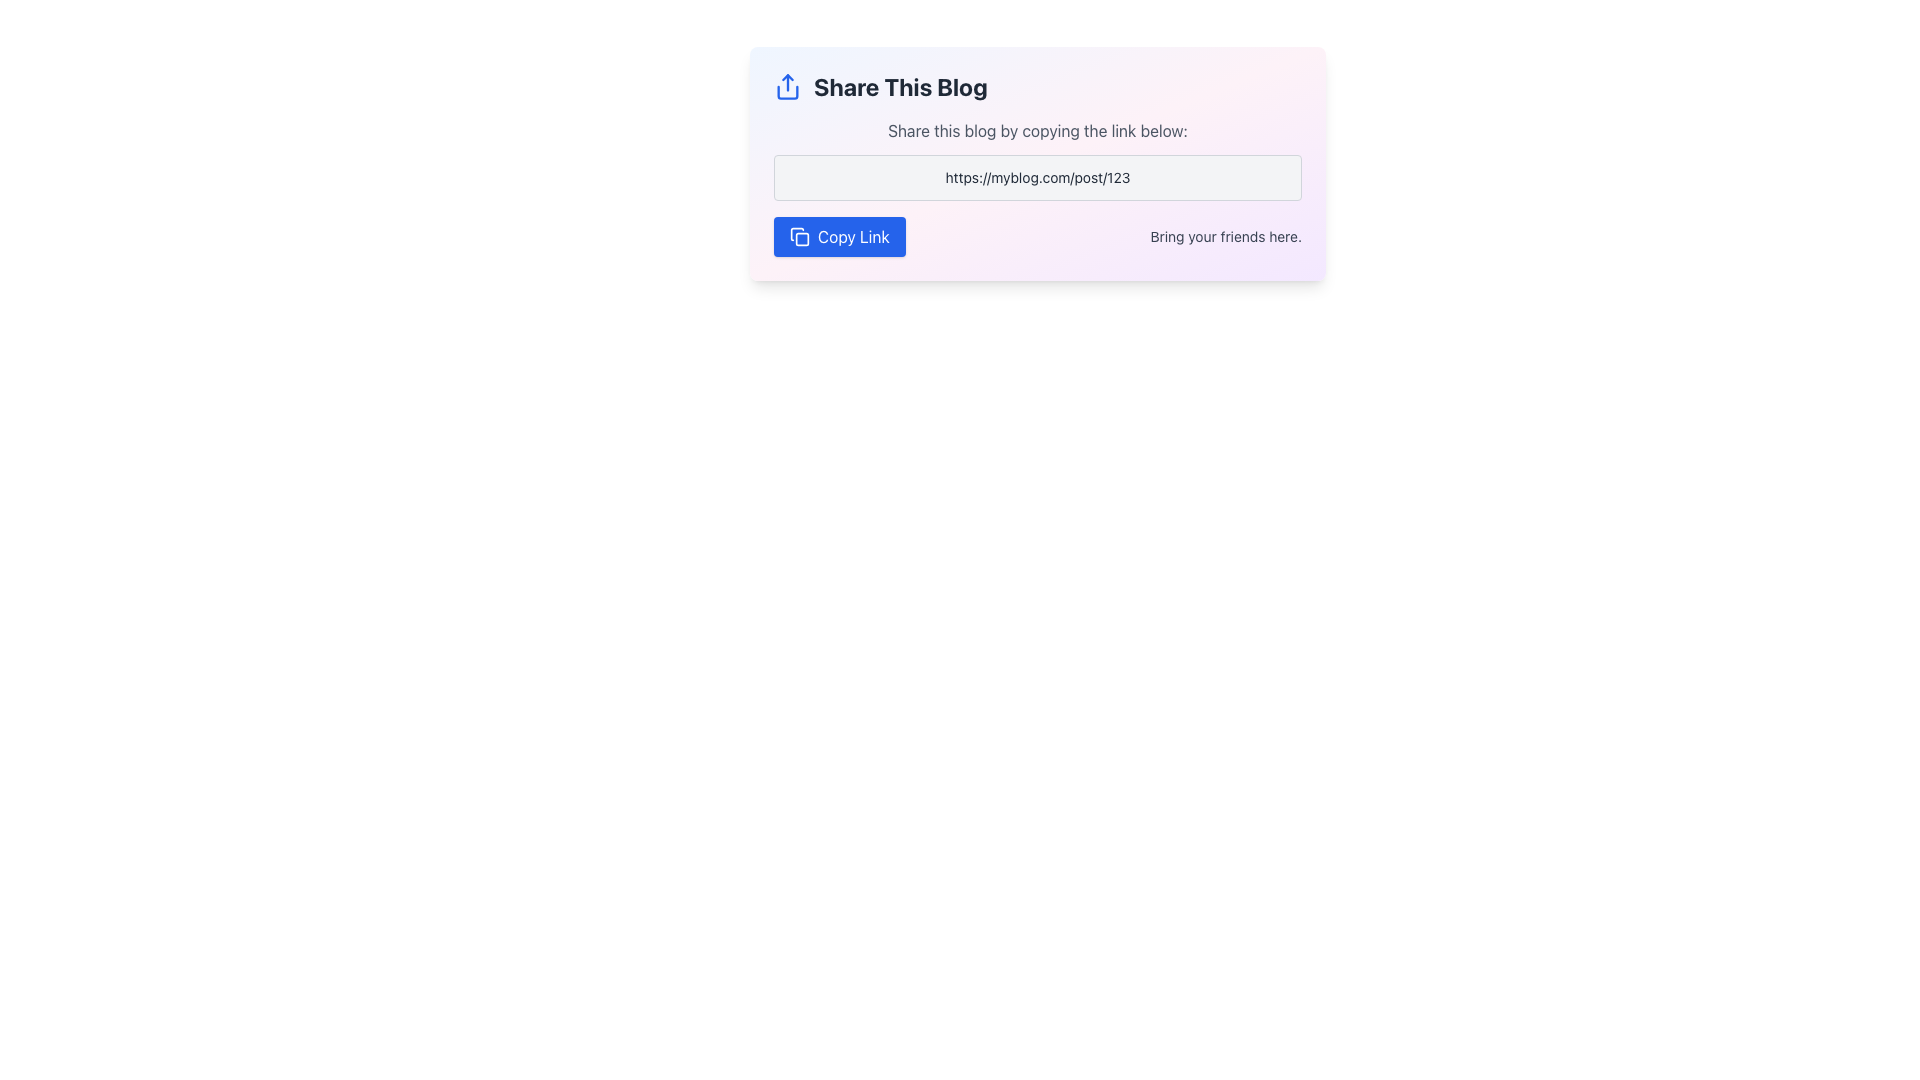 The width and height of the screenshot is (1920, 1080). What do you see at coordinates (786, 86) in the screenshot?
I see `the share icon located at the leftmost side of the header area, which symbolizes the action of sharing the content of the blog` at bounding box center [786, 86].